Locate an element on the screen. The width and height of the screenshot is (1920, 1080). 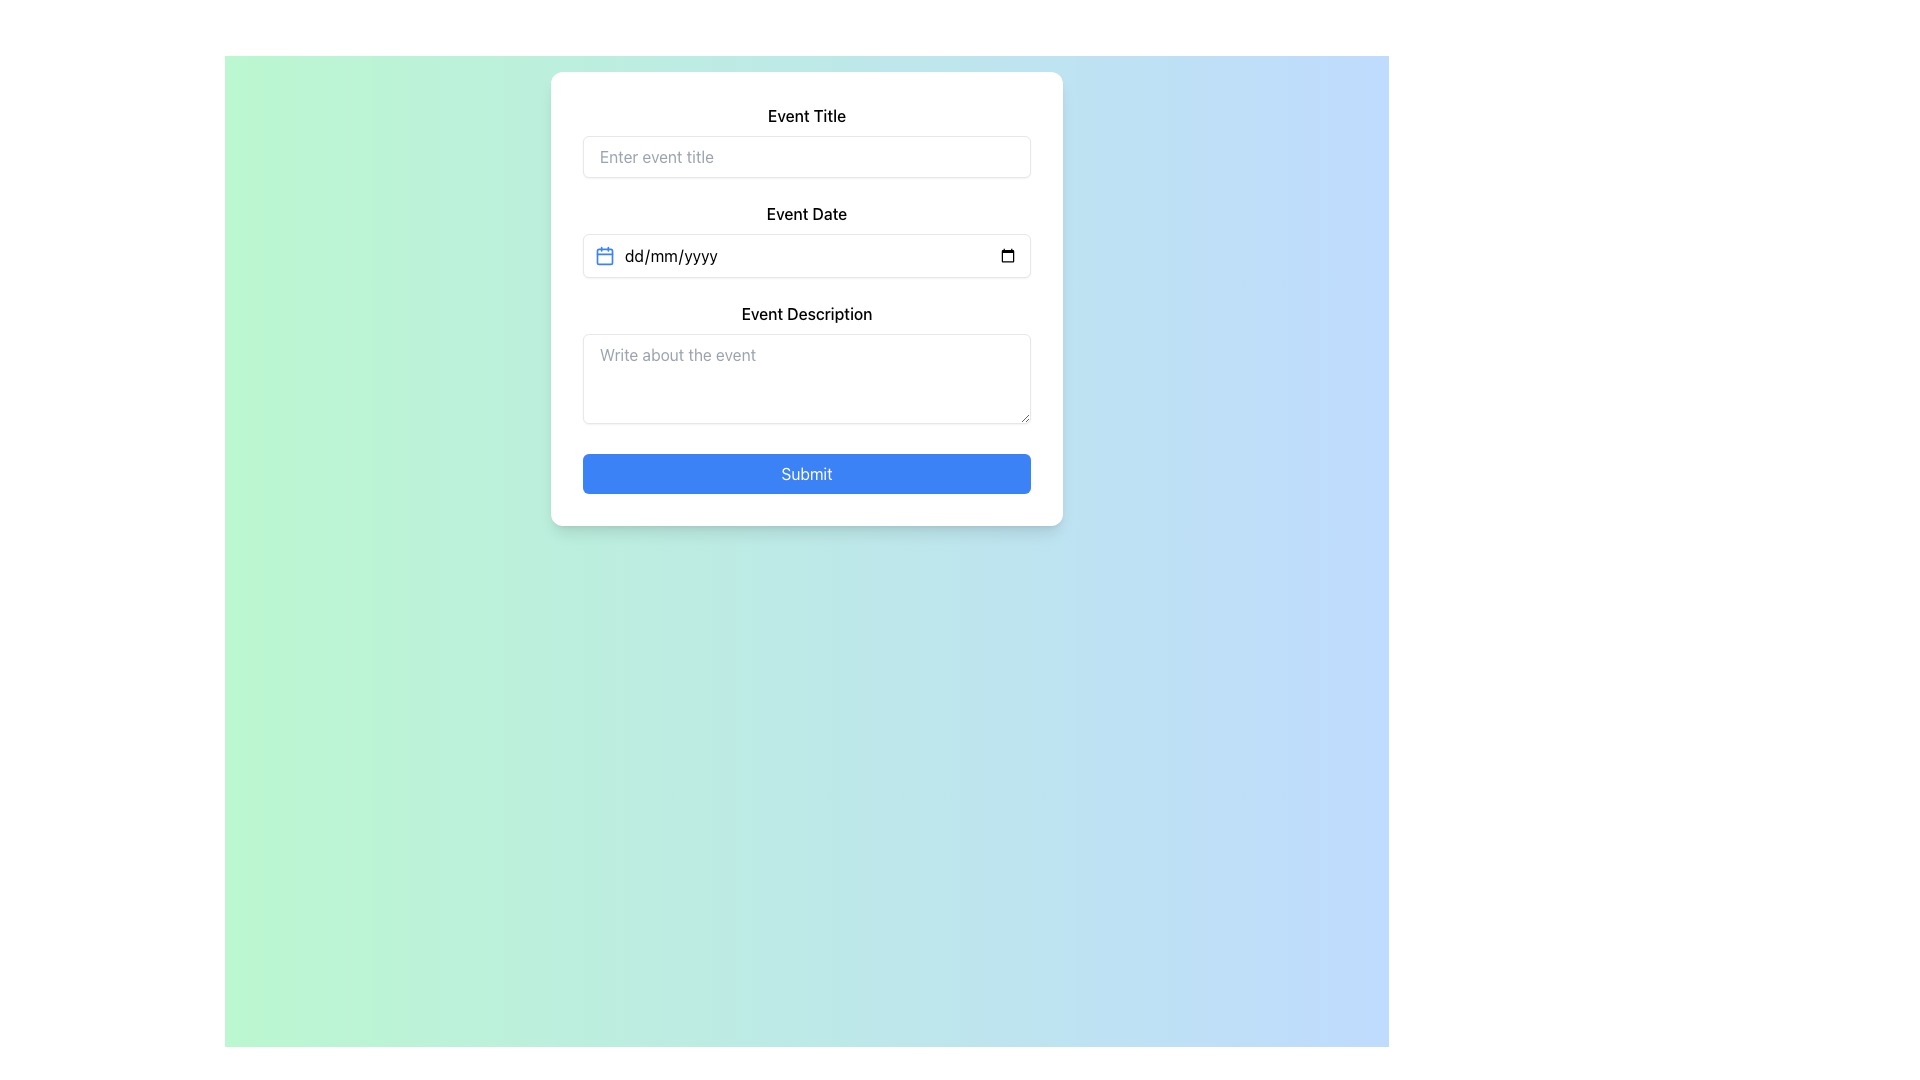
the text label that describes the input field for entering the event's title, located at the top of the form interface is located at coordinates (806, 115).